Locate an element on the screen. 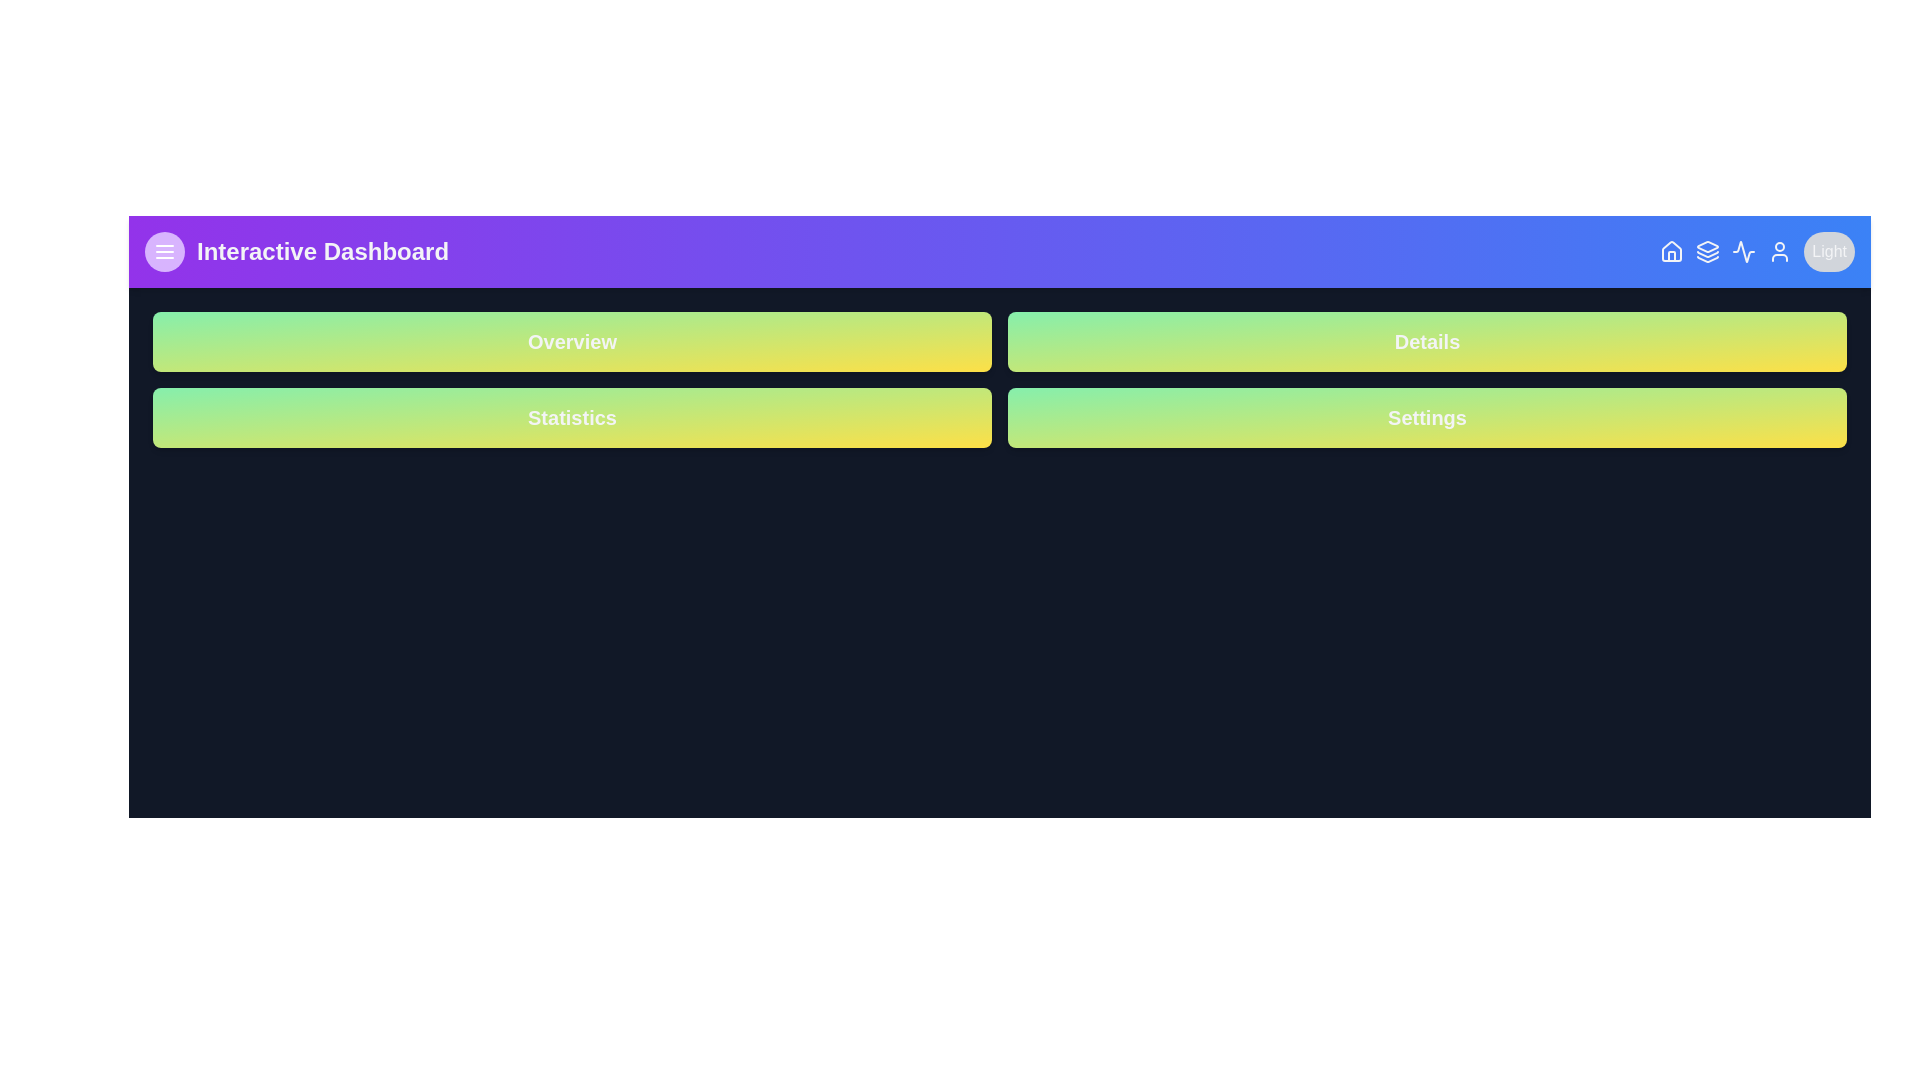 This screenshot has width=1920, height=1080. the button to navigate to the Overview section is located at coordinates (571, 341).